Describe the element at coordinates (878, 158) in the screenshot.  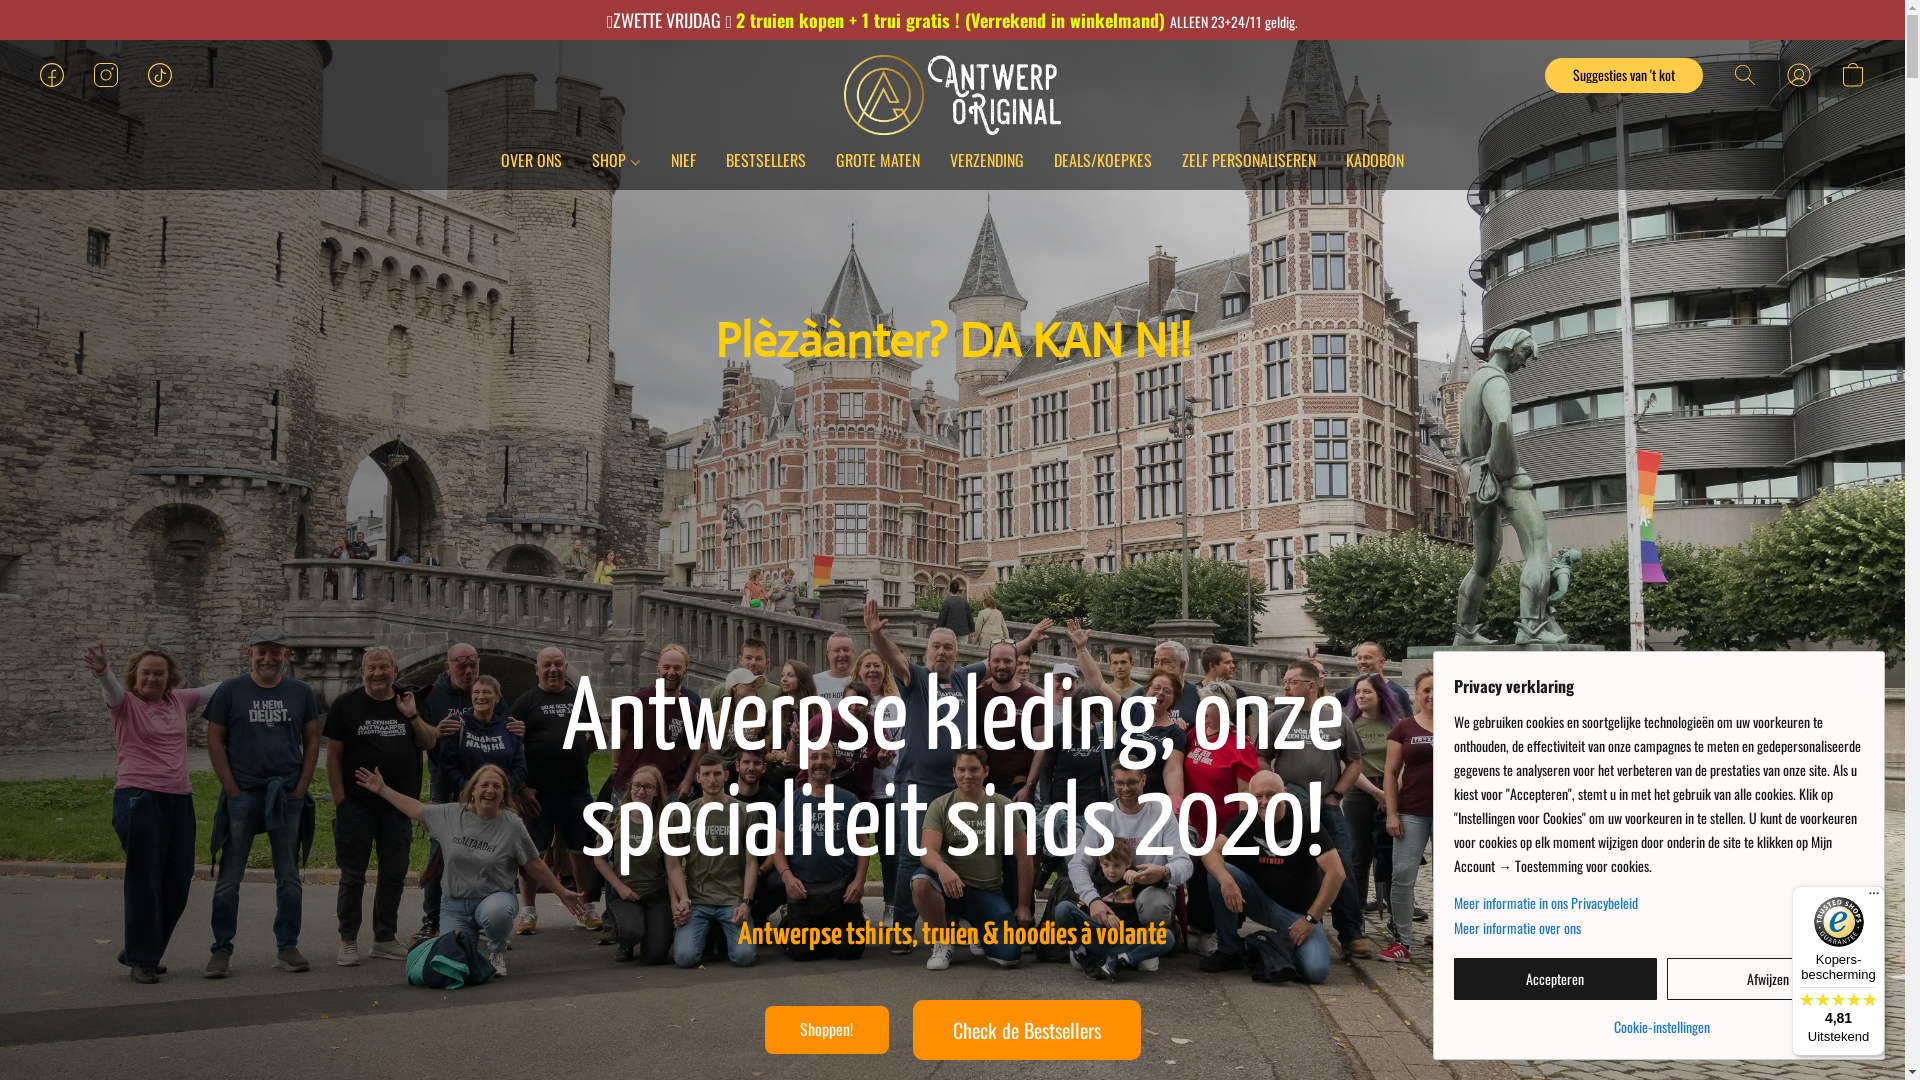
I see `'GROTE MATEN'` at that location.